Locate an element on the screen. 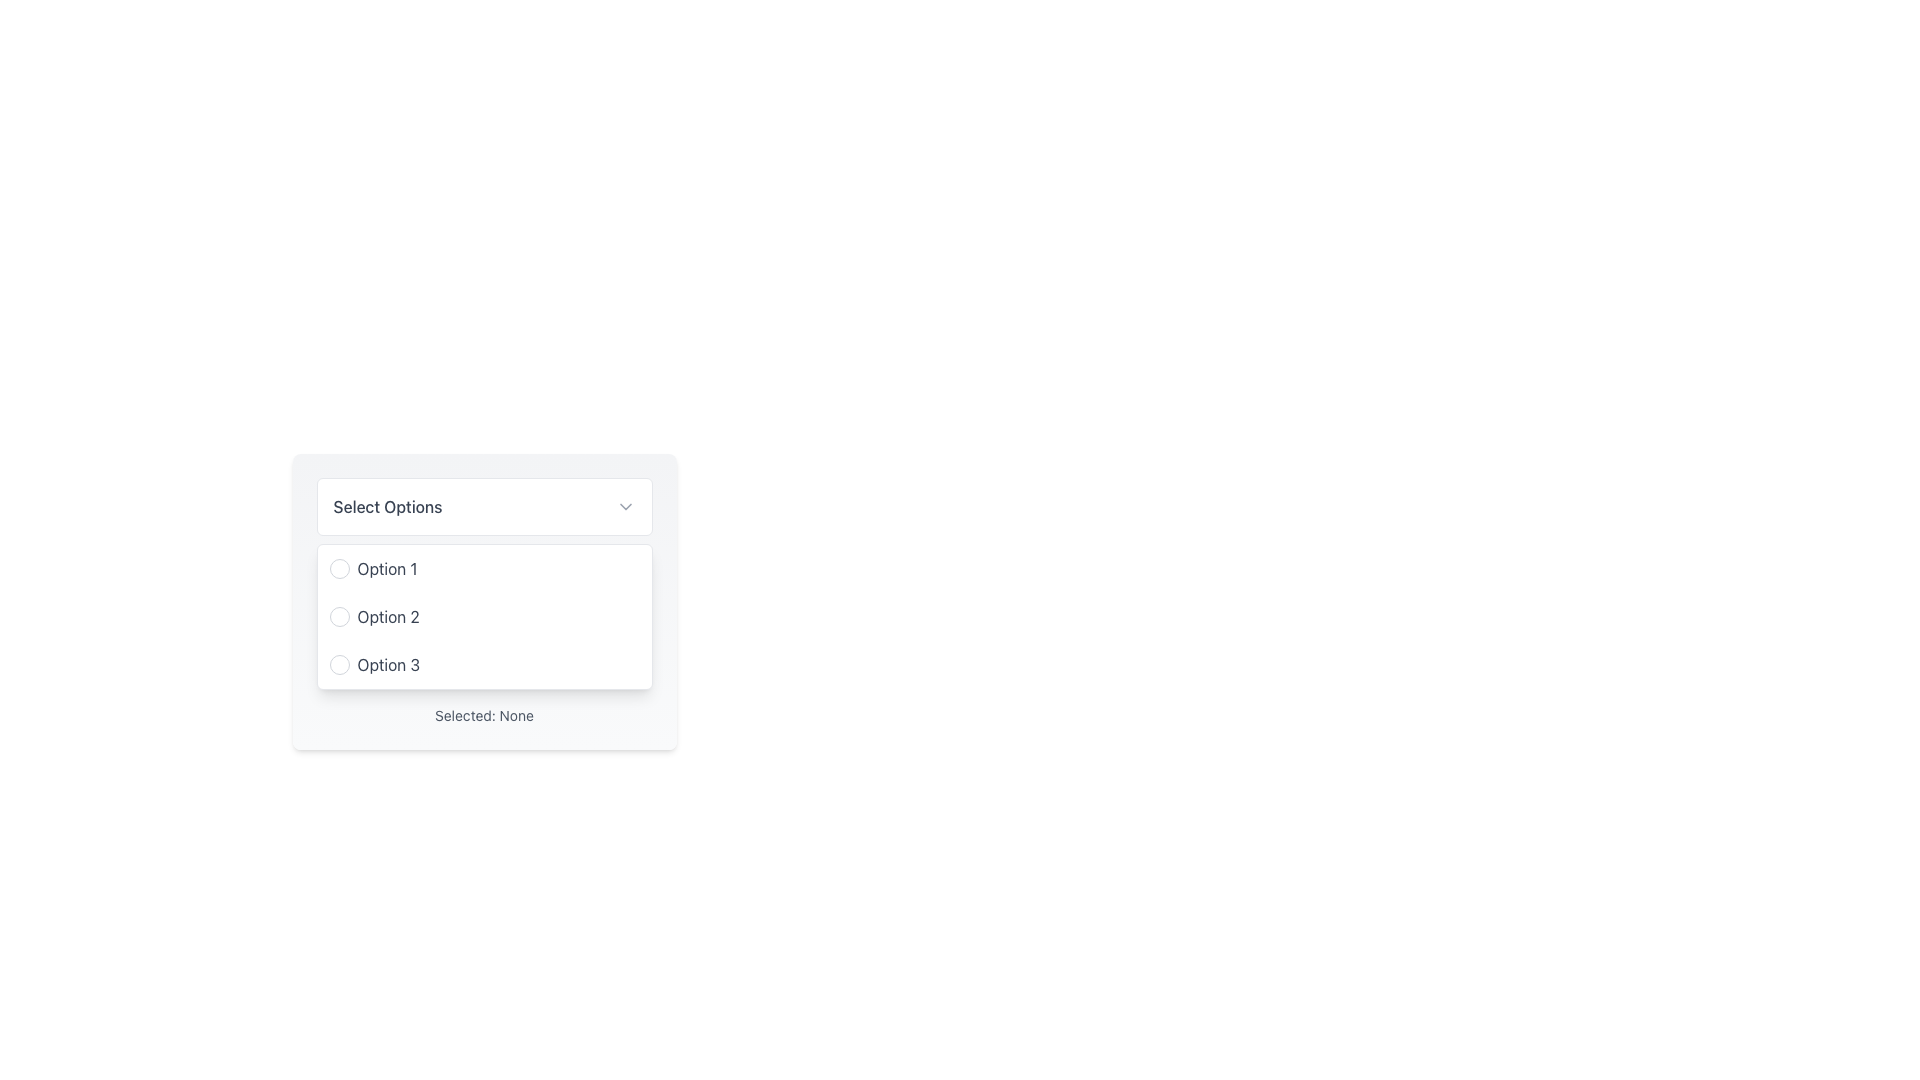 Image resolution: width=1920 pixels, height=1080 pixels. the first radio button option within the dropdown menu is located at coordinates (484, 569).